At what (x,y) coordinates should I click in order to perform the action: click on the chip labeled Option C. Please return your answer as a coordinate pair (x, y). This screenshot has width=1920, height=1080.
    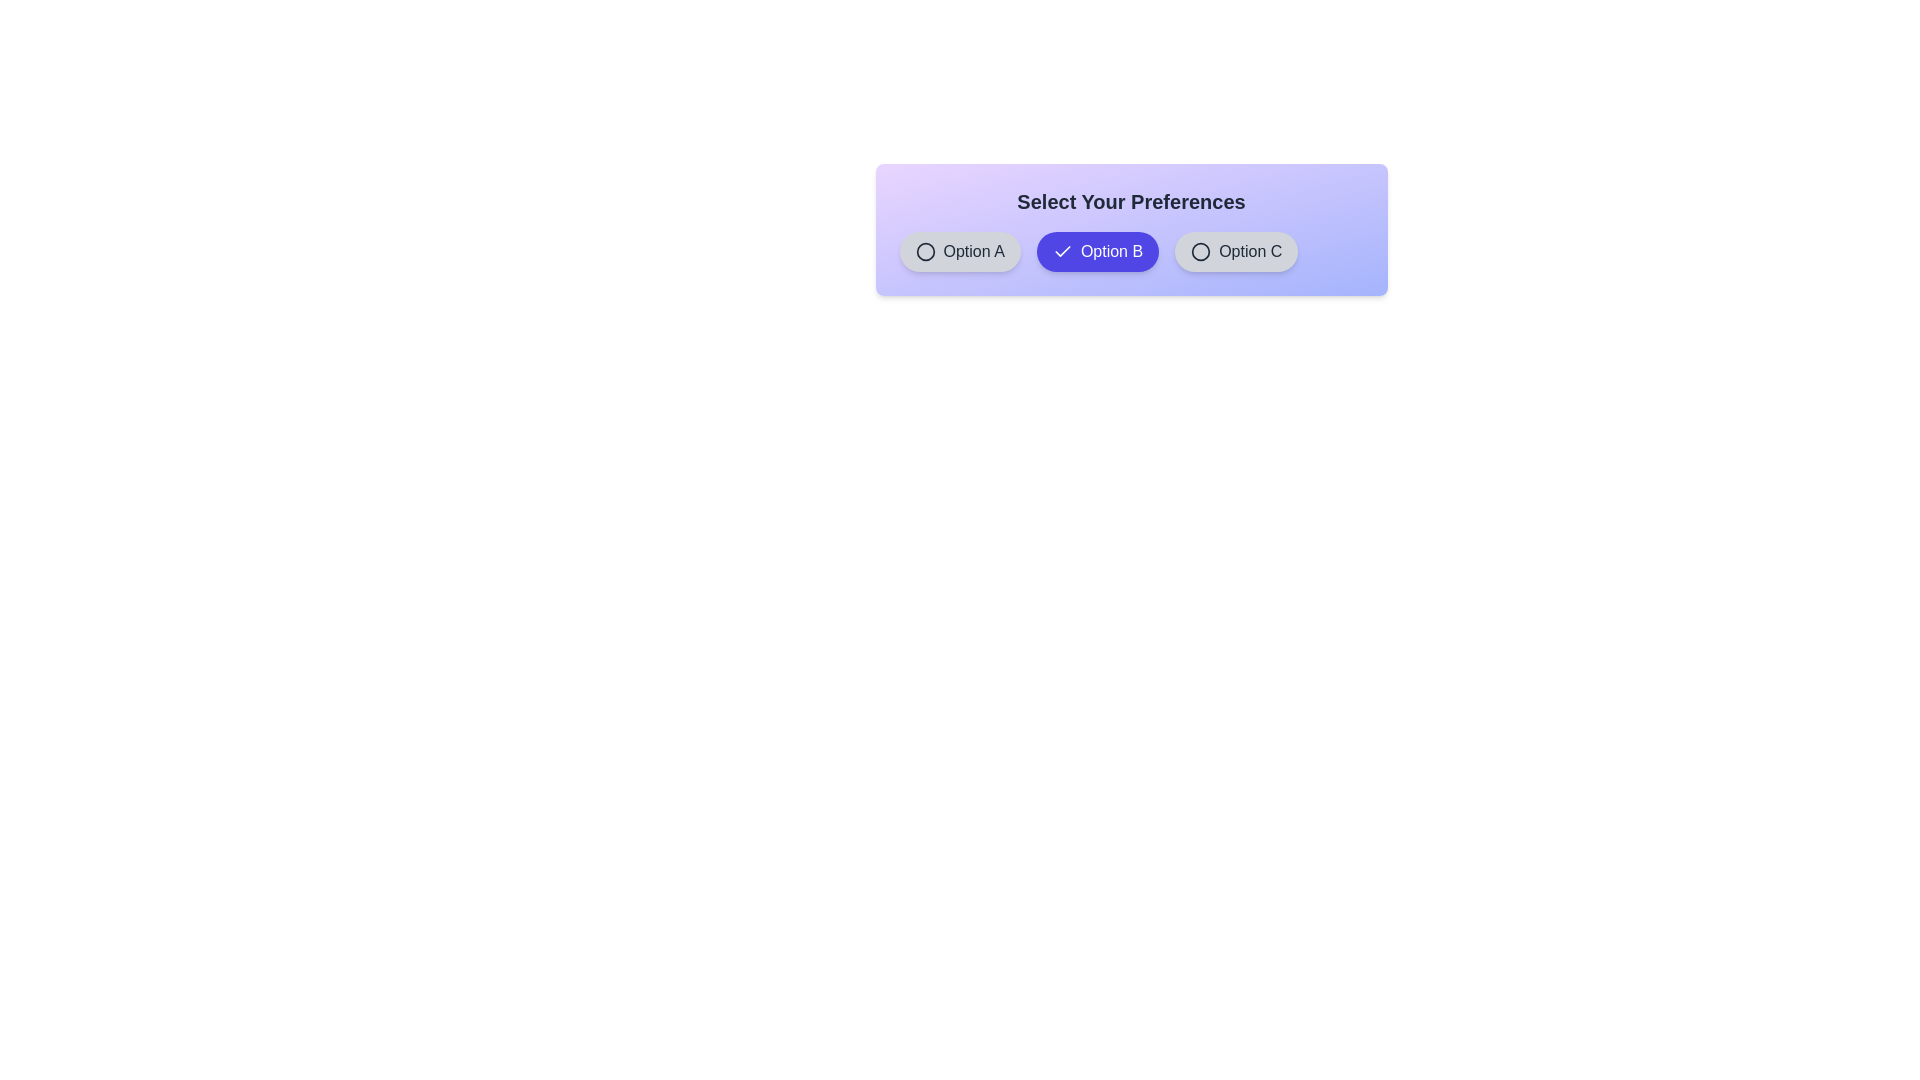
    Looking at the image, I should click on (1235, 250).